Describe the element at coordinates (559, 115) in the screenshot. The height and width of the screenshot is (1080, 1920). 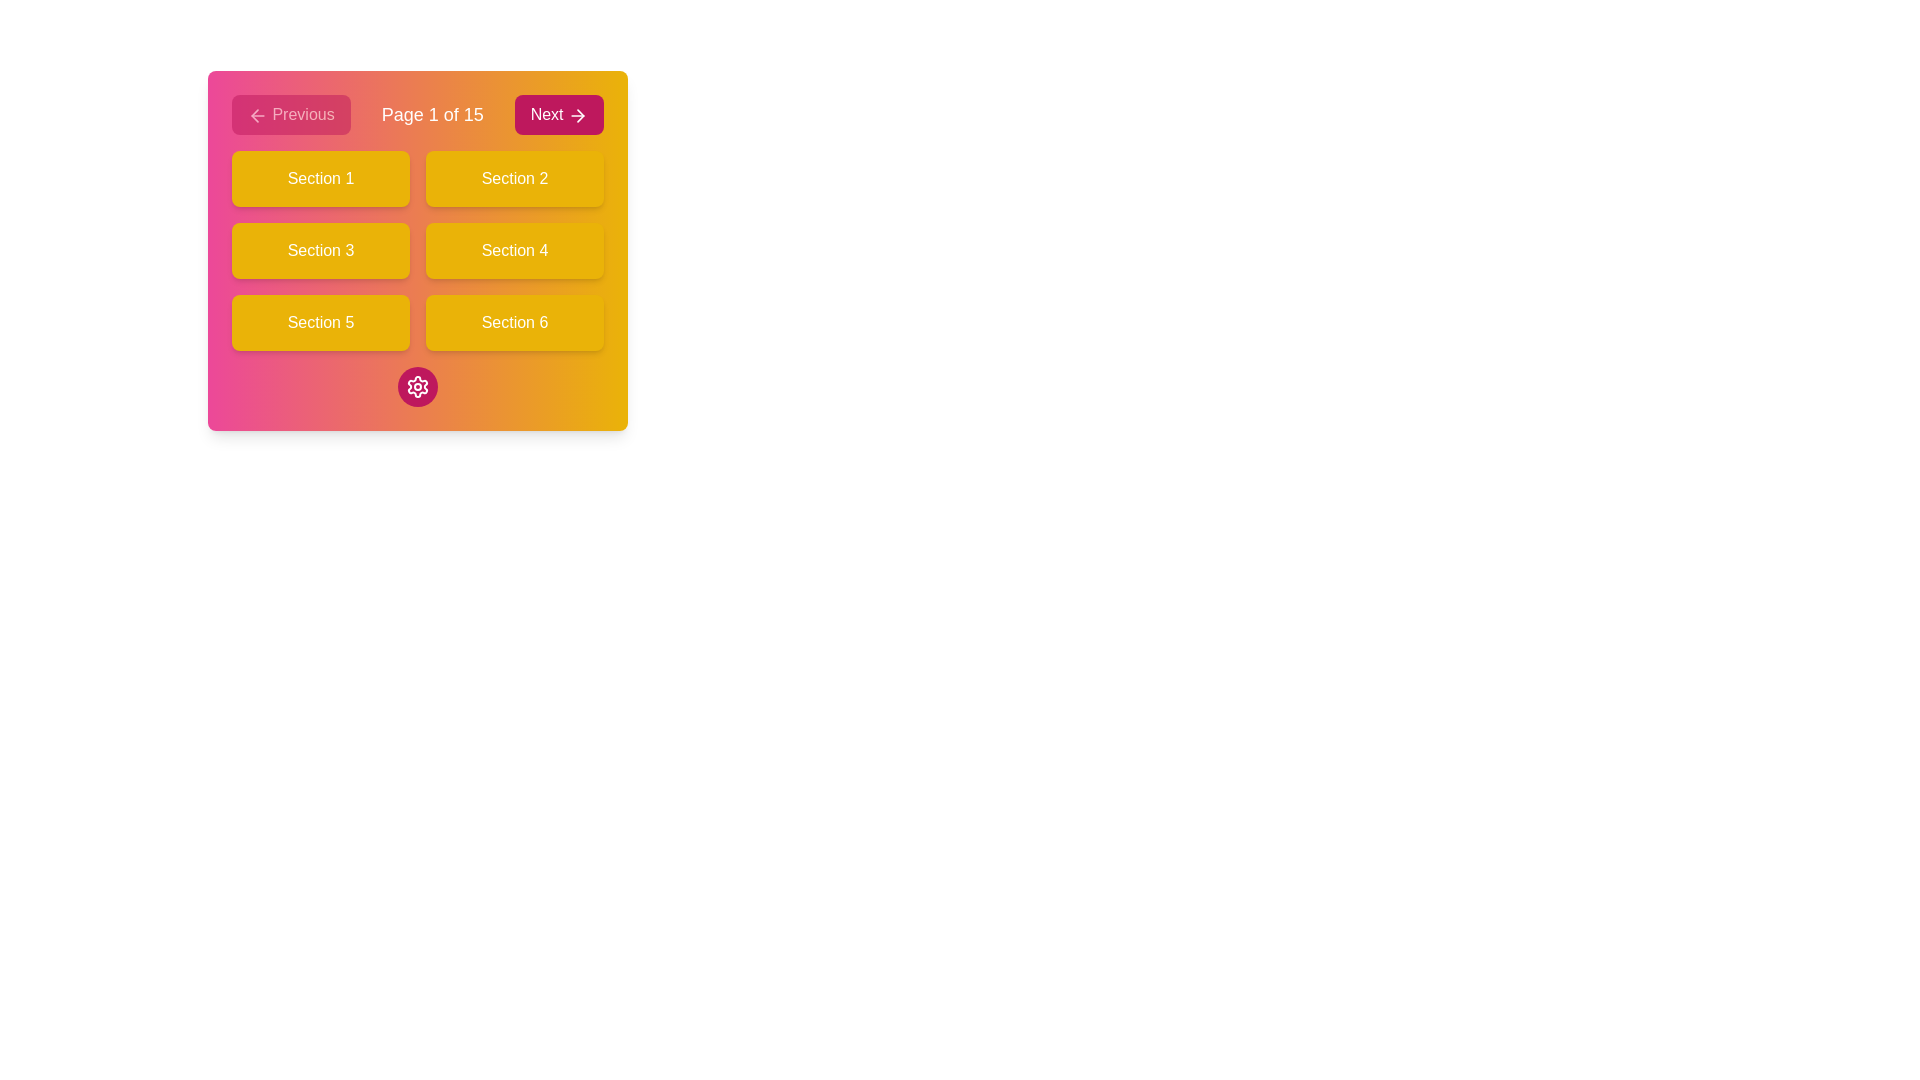
I see `the Next button located in the upper-right corner of the pagination controls` at that location.